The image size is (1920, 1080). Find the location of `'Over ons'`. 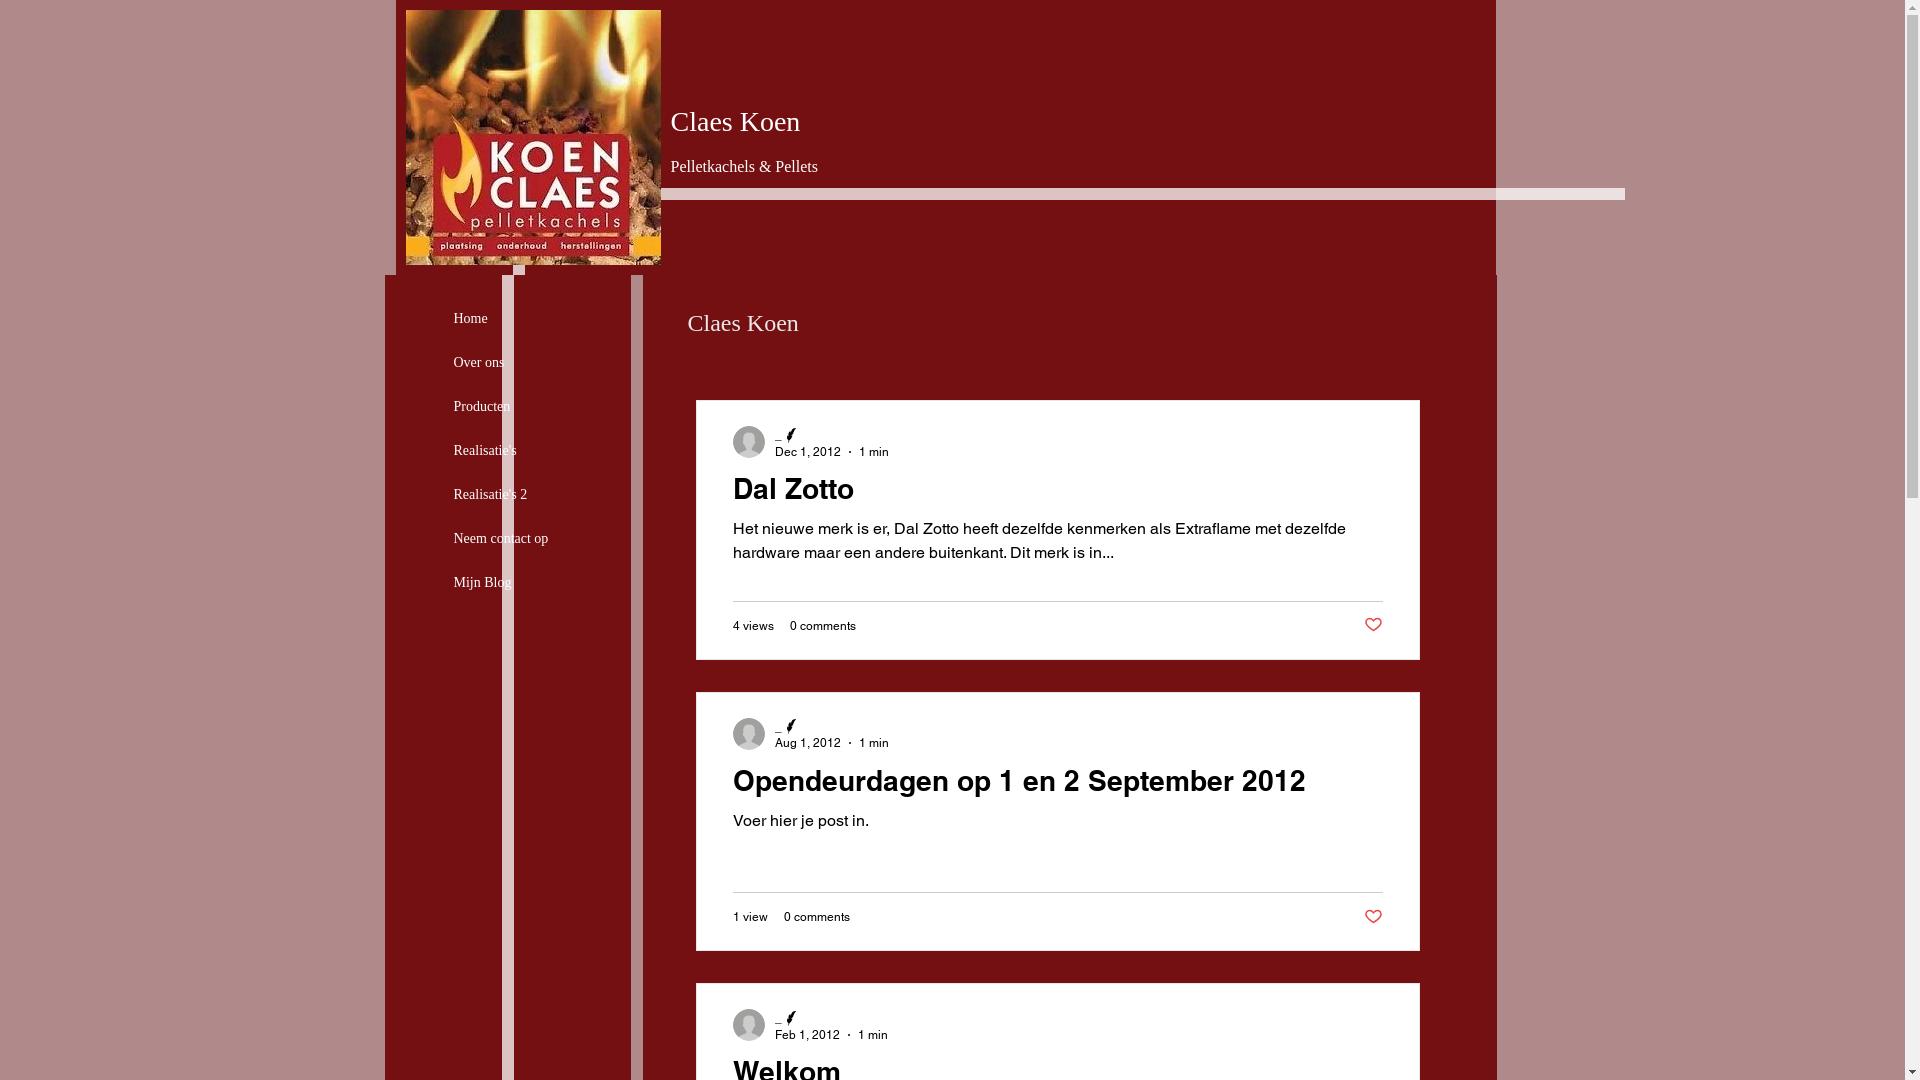

'Over ons' is located at coordinates (478, 362).